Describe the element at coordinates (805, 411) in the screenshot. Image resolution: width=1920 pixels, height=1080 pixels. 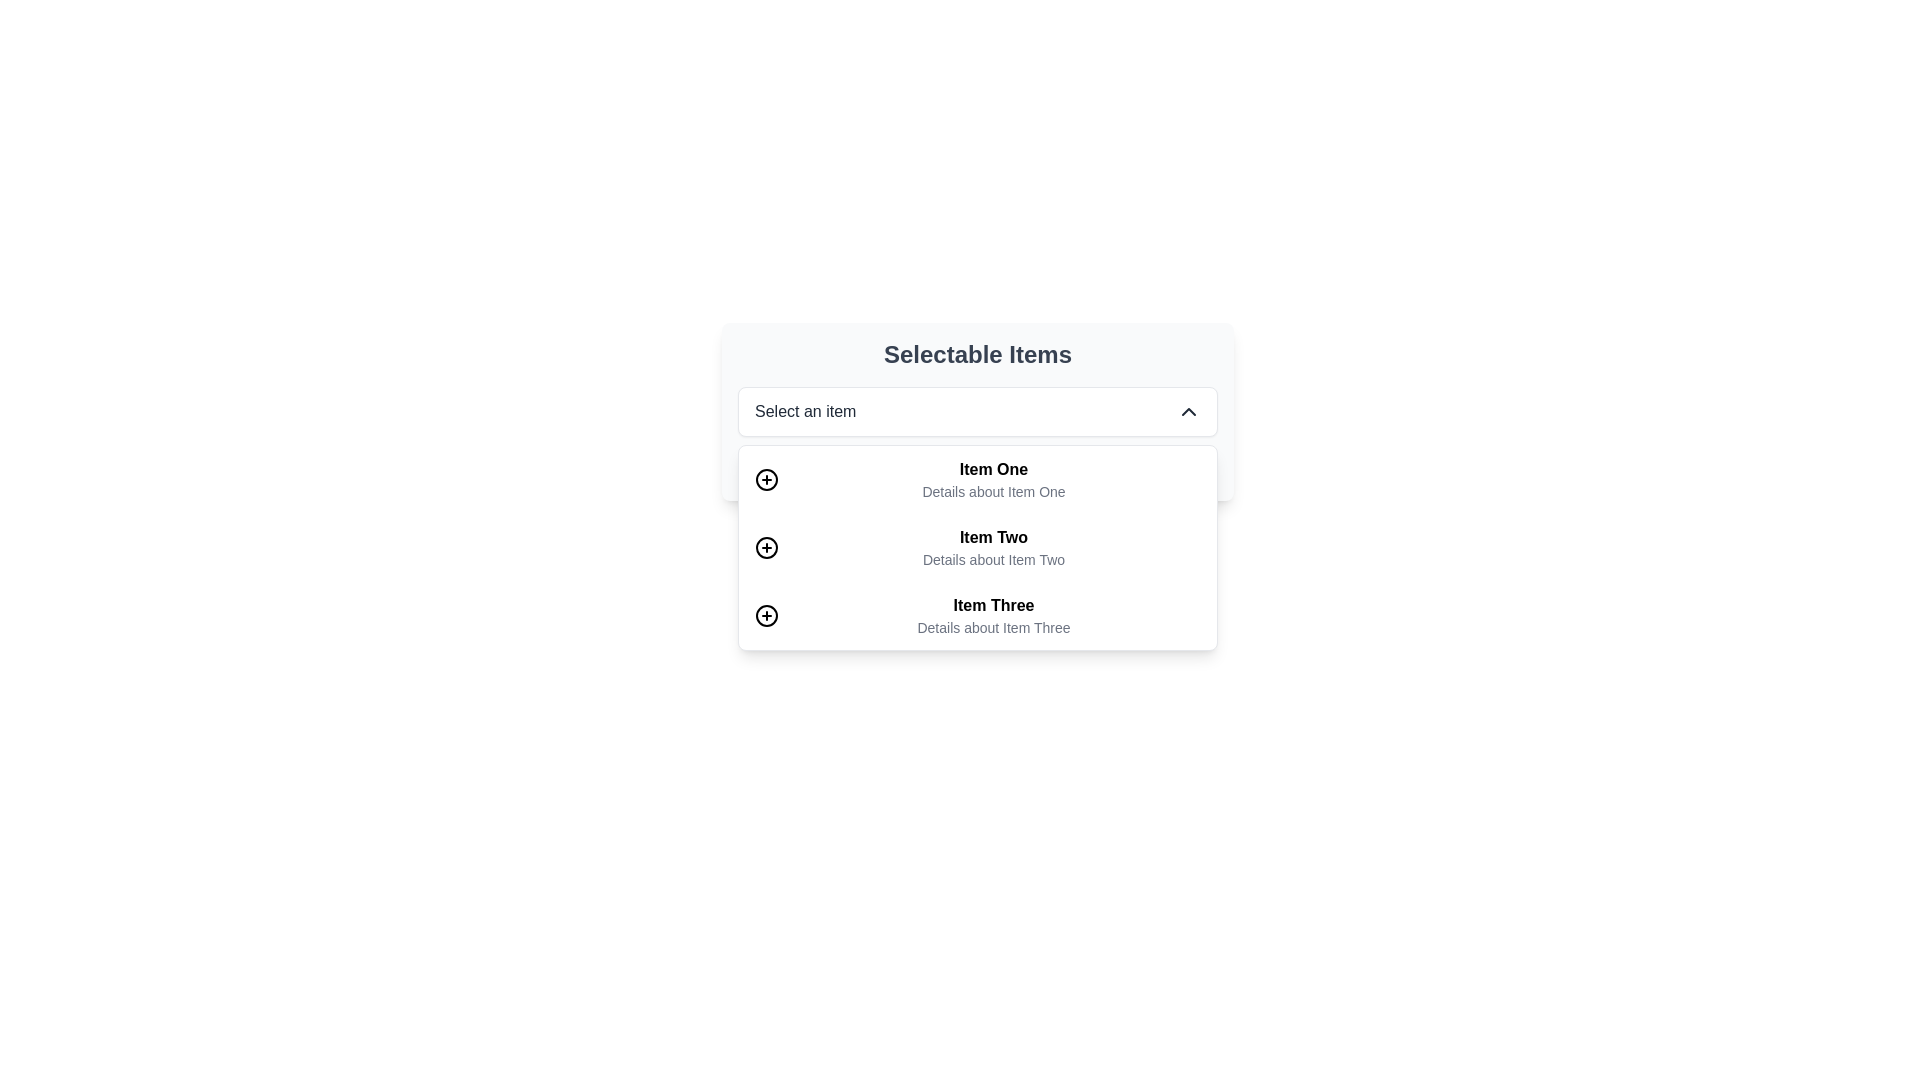
I see `the text label reading 'Select an item' which is centrally aligned in a dropdown interface and located at the center-left of the dropdown component` at that location.